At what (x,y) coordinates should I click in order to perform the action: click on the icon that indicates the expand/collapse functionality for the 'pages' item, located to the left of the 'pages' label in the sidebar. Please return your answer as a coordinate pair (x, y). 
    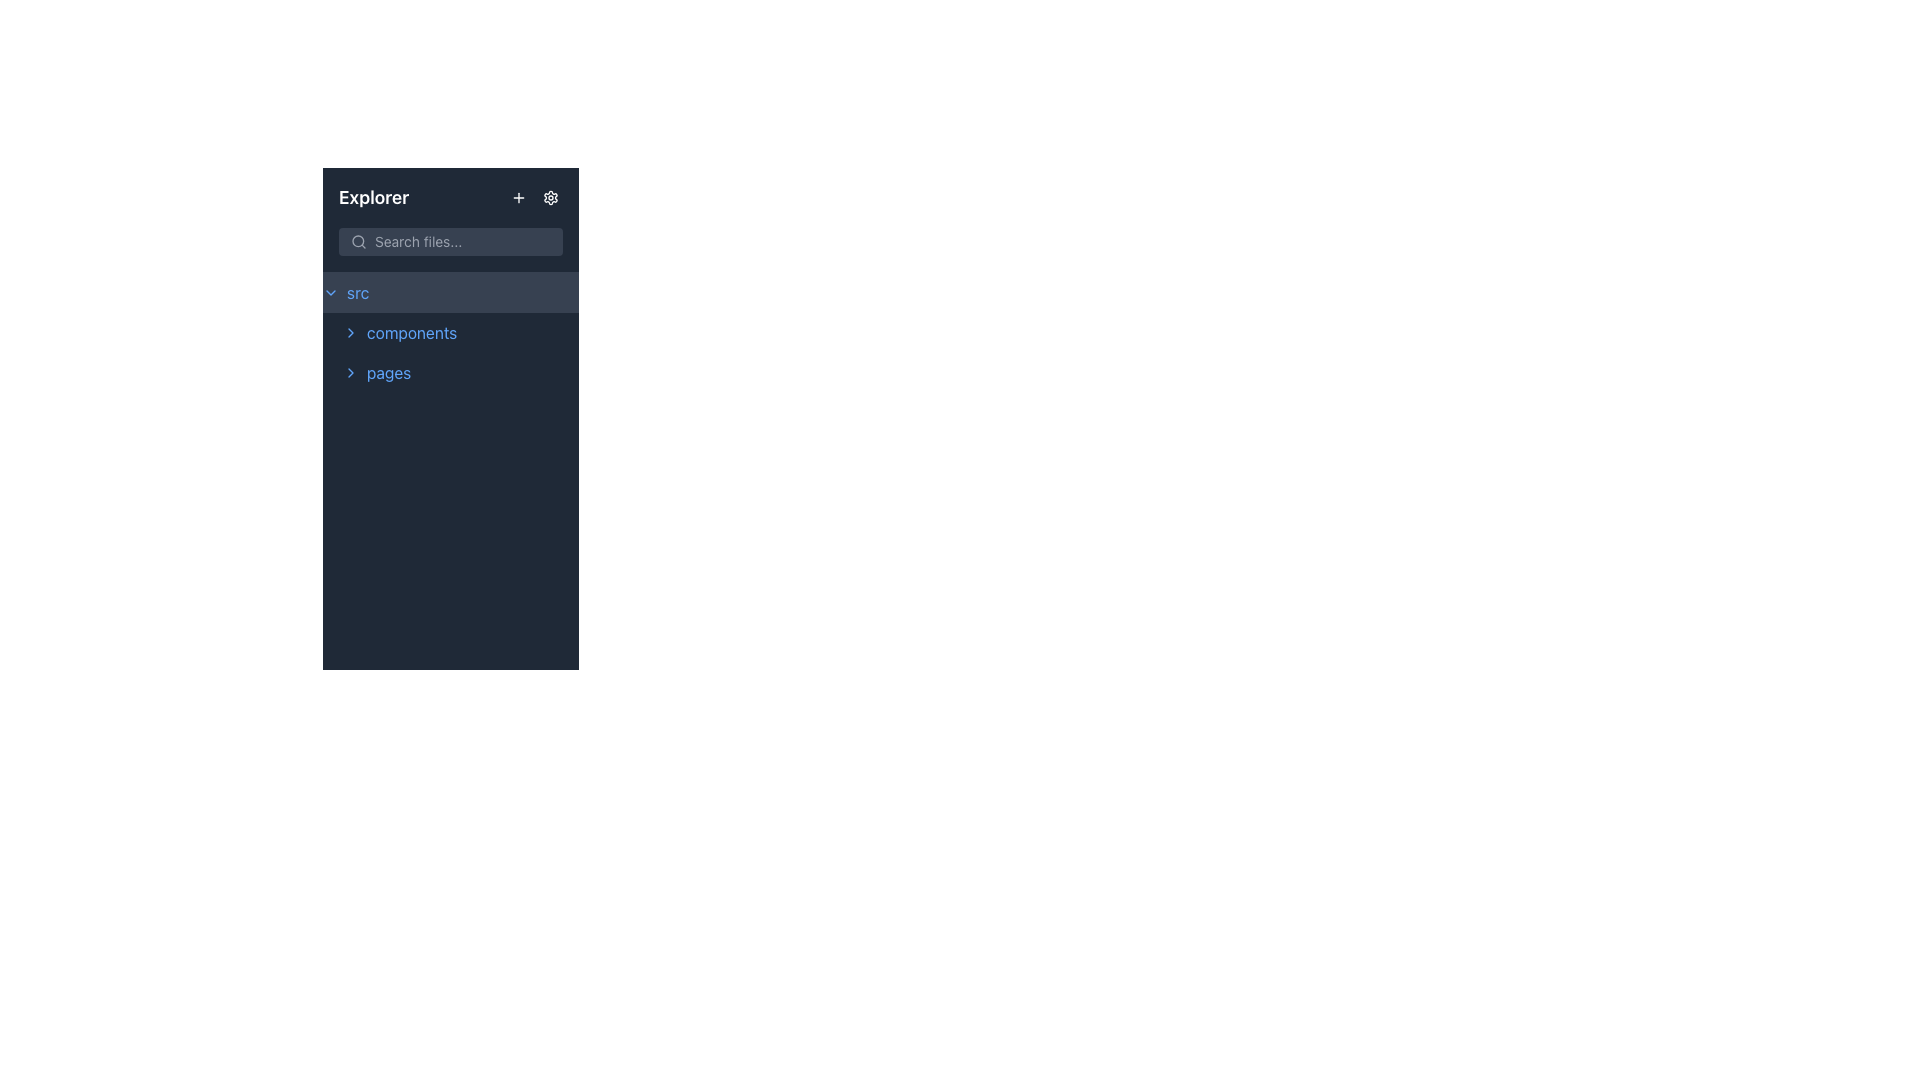
    Looking at the image, I should click on (350, 373).